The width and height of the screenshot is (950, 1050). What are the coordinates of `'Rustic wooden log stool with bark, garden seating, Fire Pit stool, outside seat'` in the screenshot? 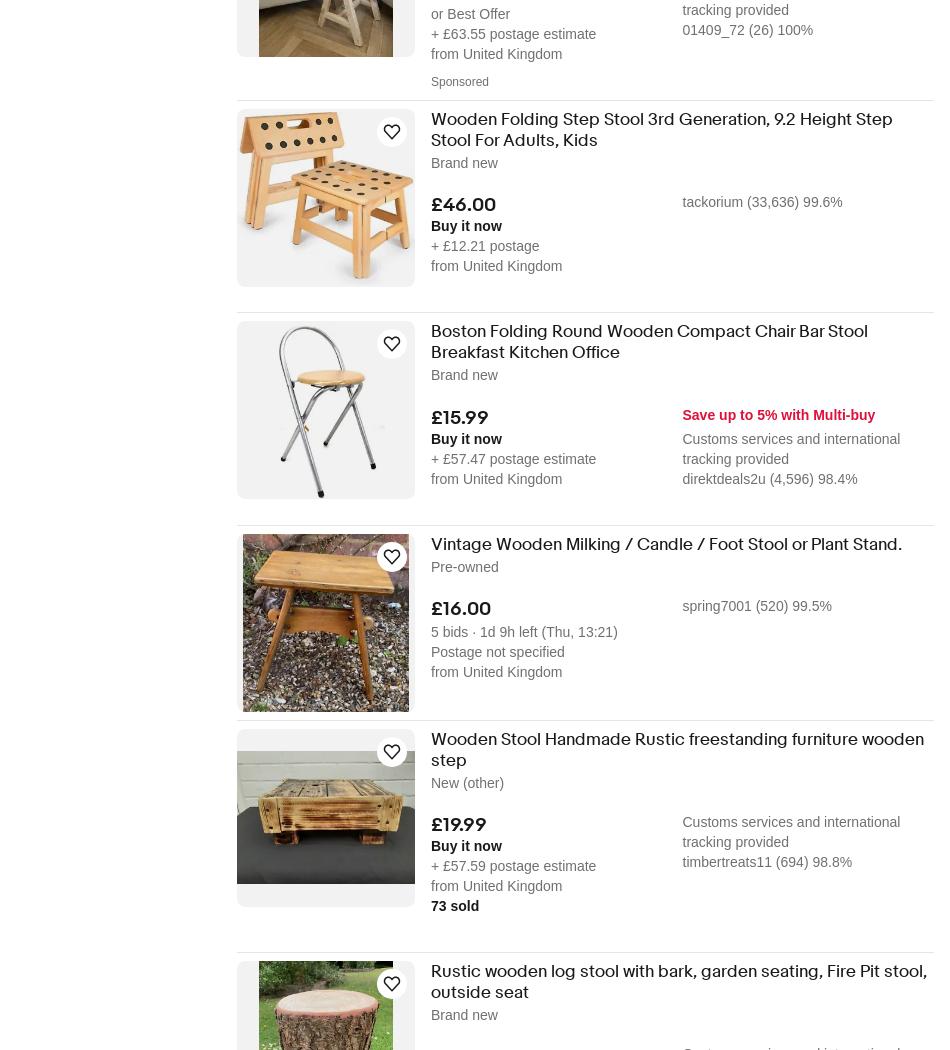 It's located at (678, 981).